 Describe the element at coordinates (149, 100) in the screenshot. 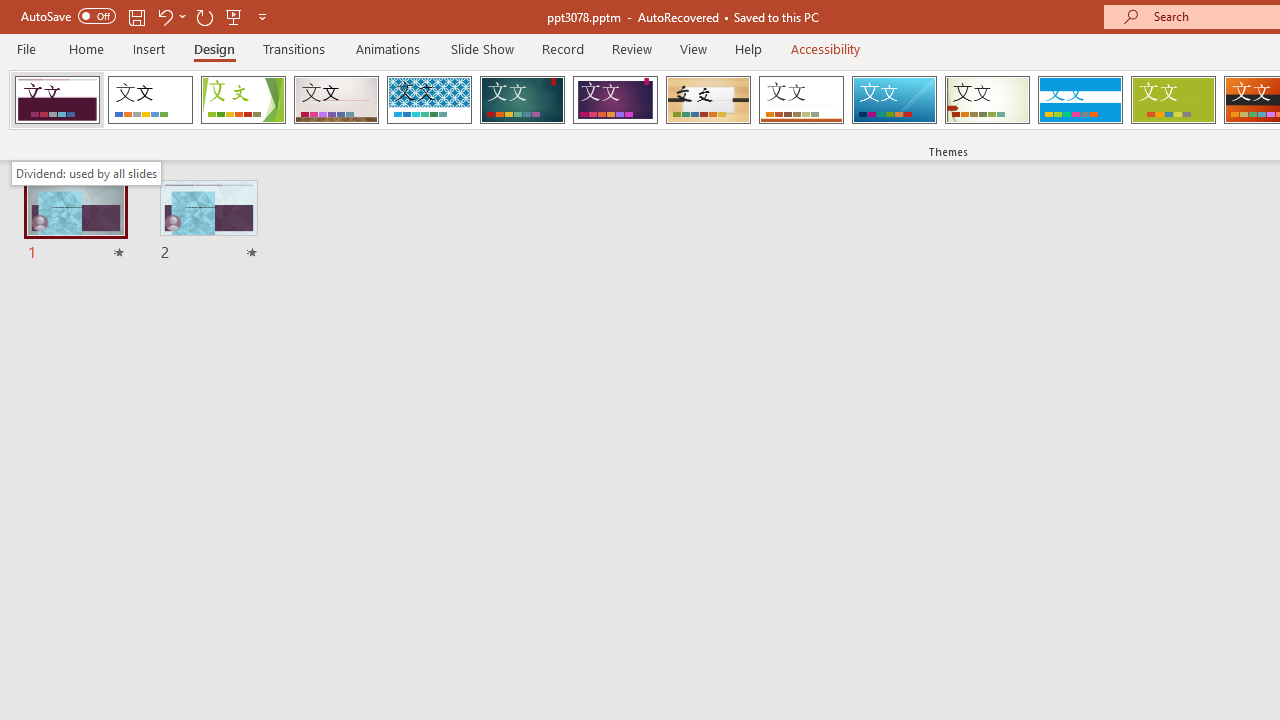

I see `'Office Theme'` at that location.